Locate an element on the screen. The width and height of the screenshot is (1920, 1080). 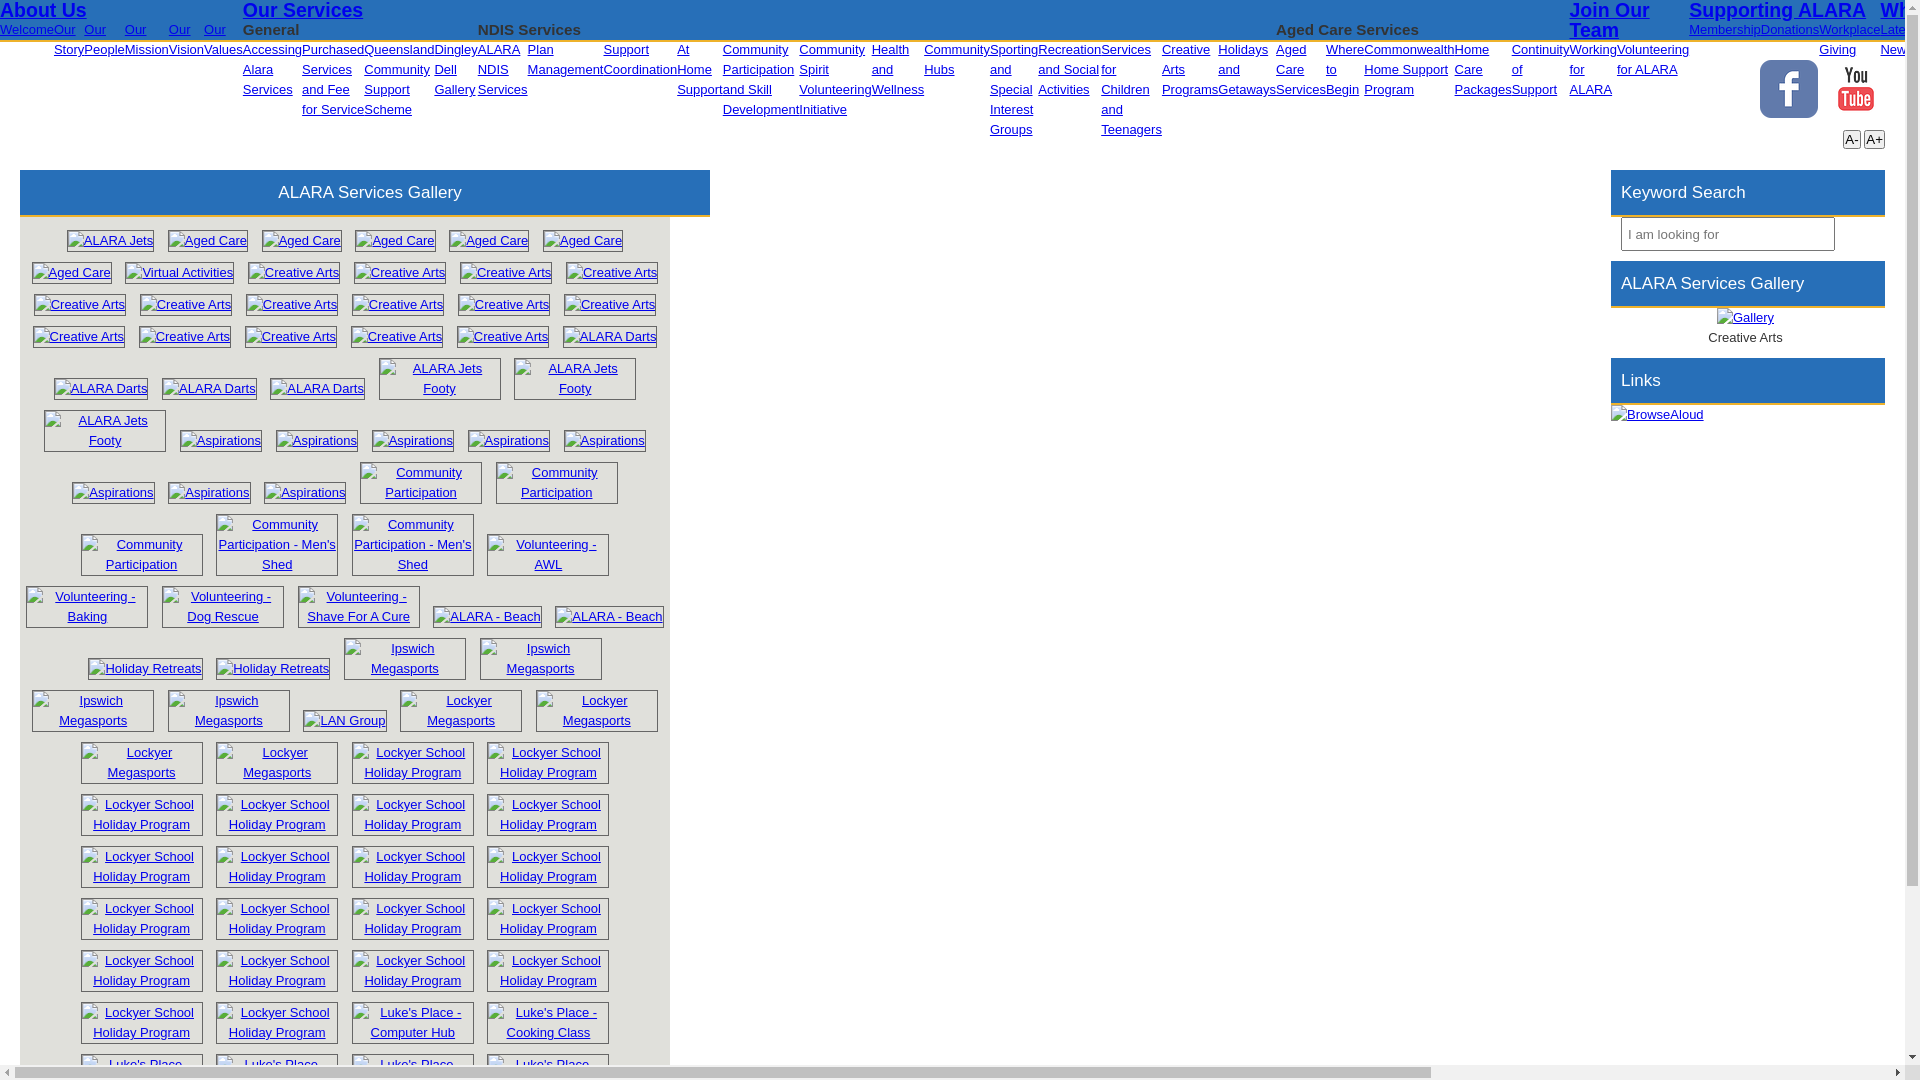
'Our People' is located at coordinates (103, 39).